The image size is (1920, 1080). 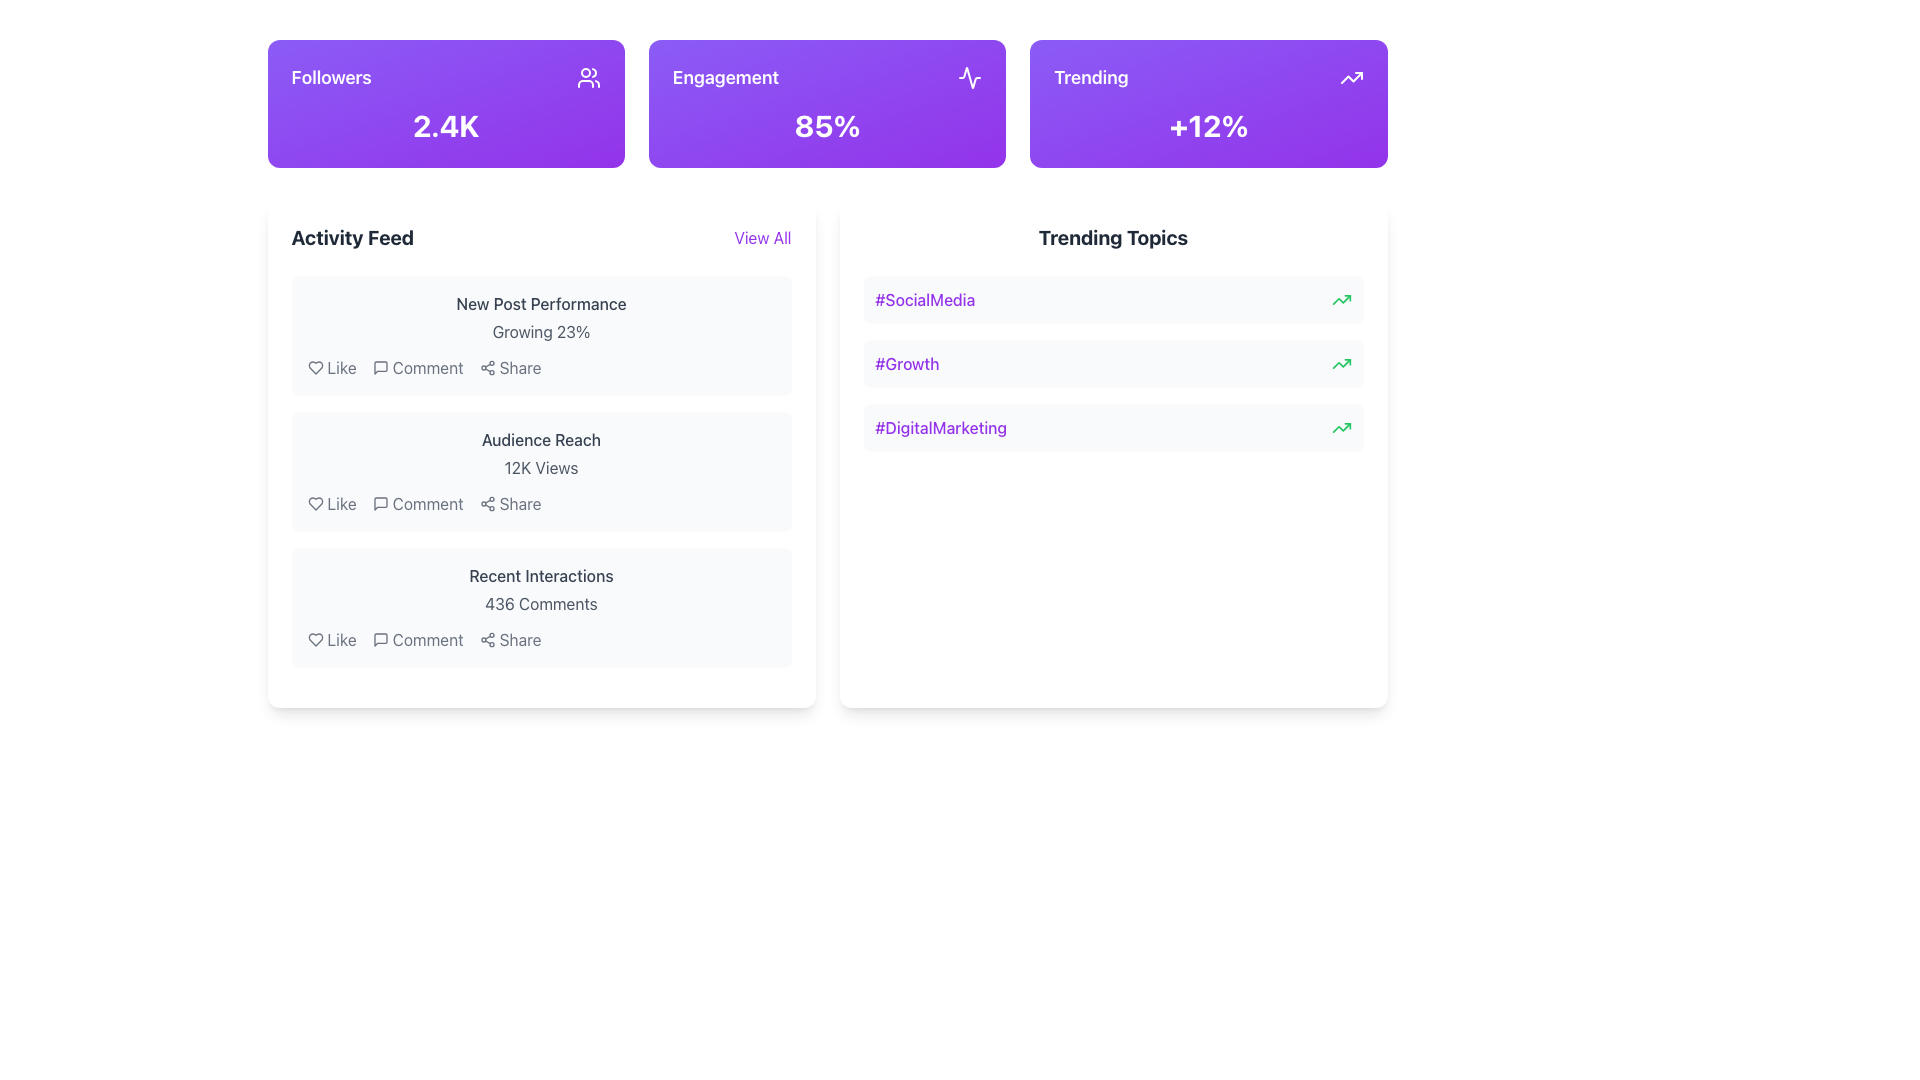 I want to click on the 'Activity Feed' title text label located in the upper left corner of the content section, adjacent to the 'View All' button, so click(x=352, y=237).